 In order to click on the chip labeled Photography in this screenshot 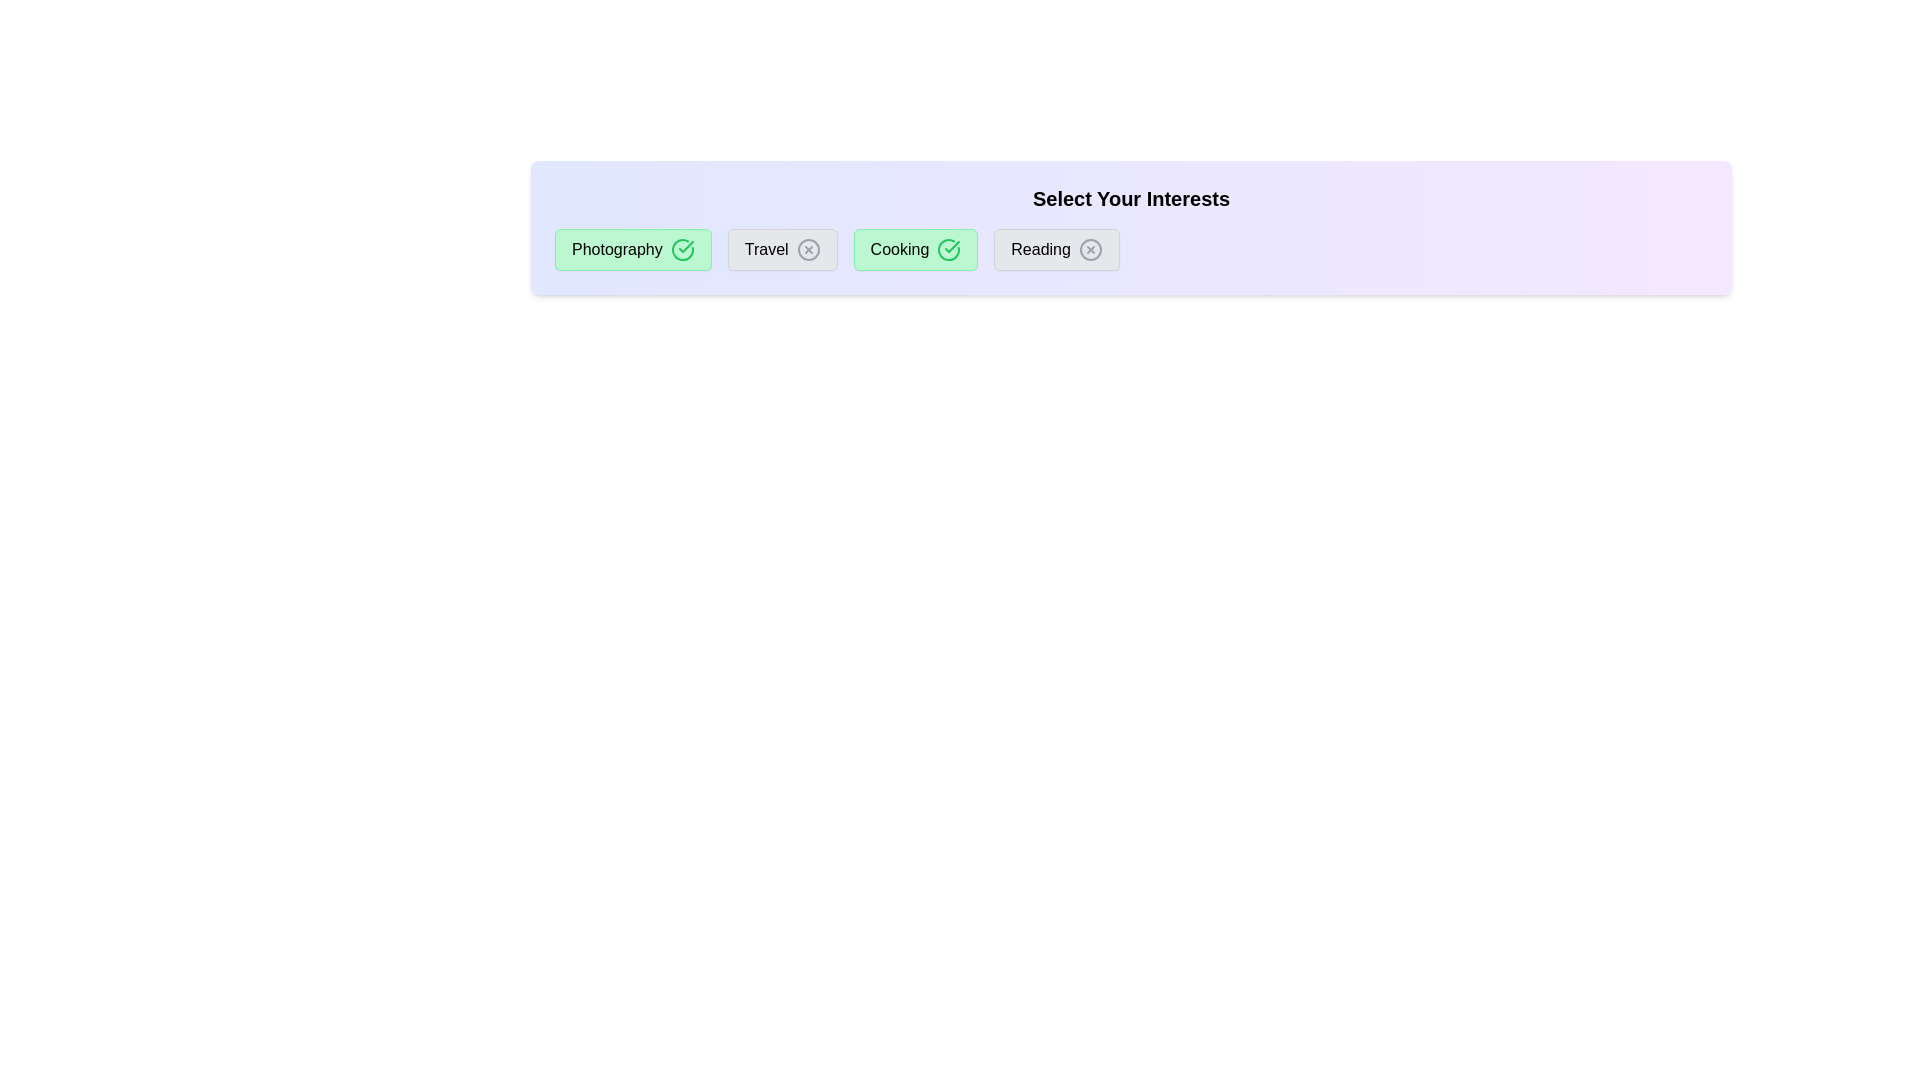, I will do `click(632, 249)`.